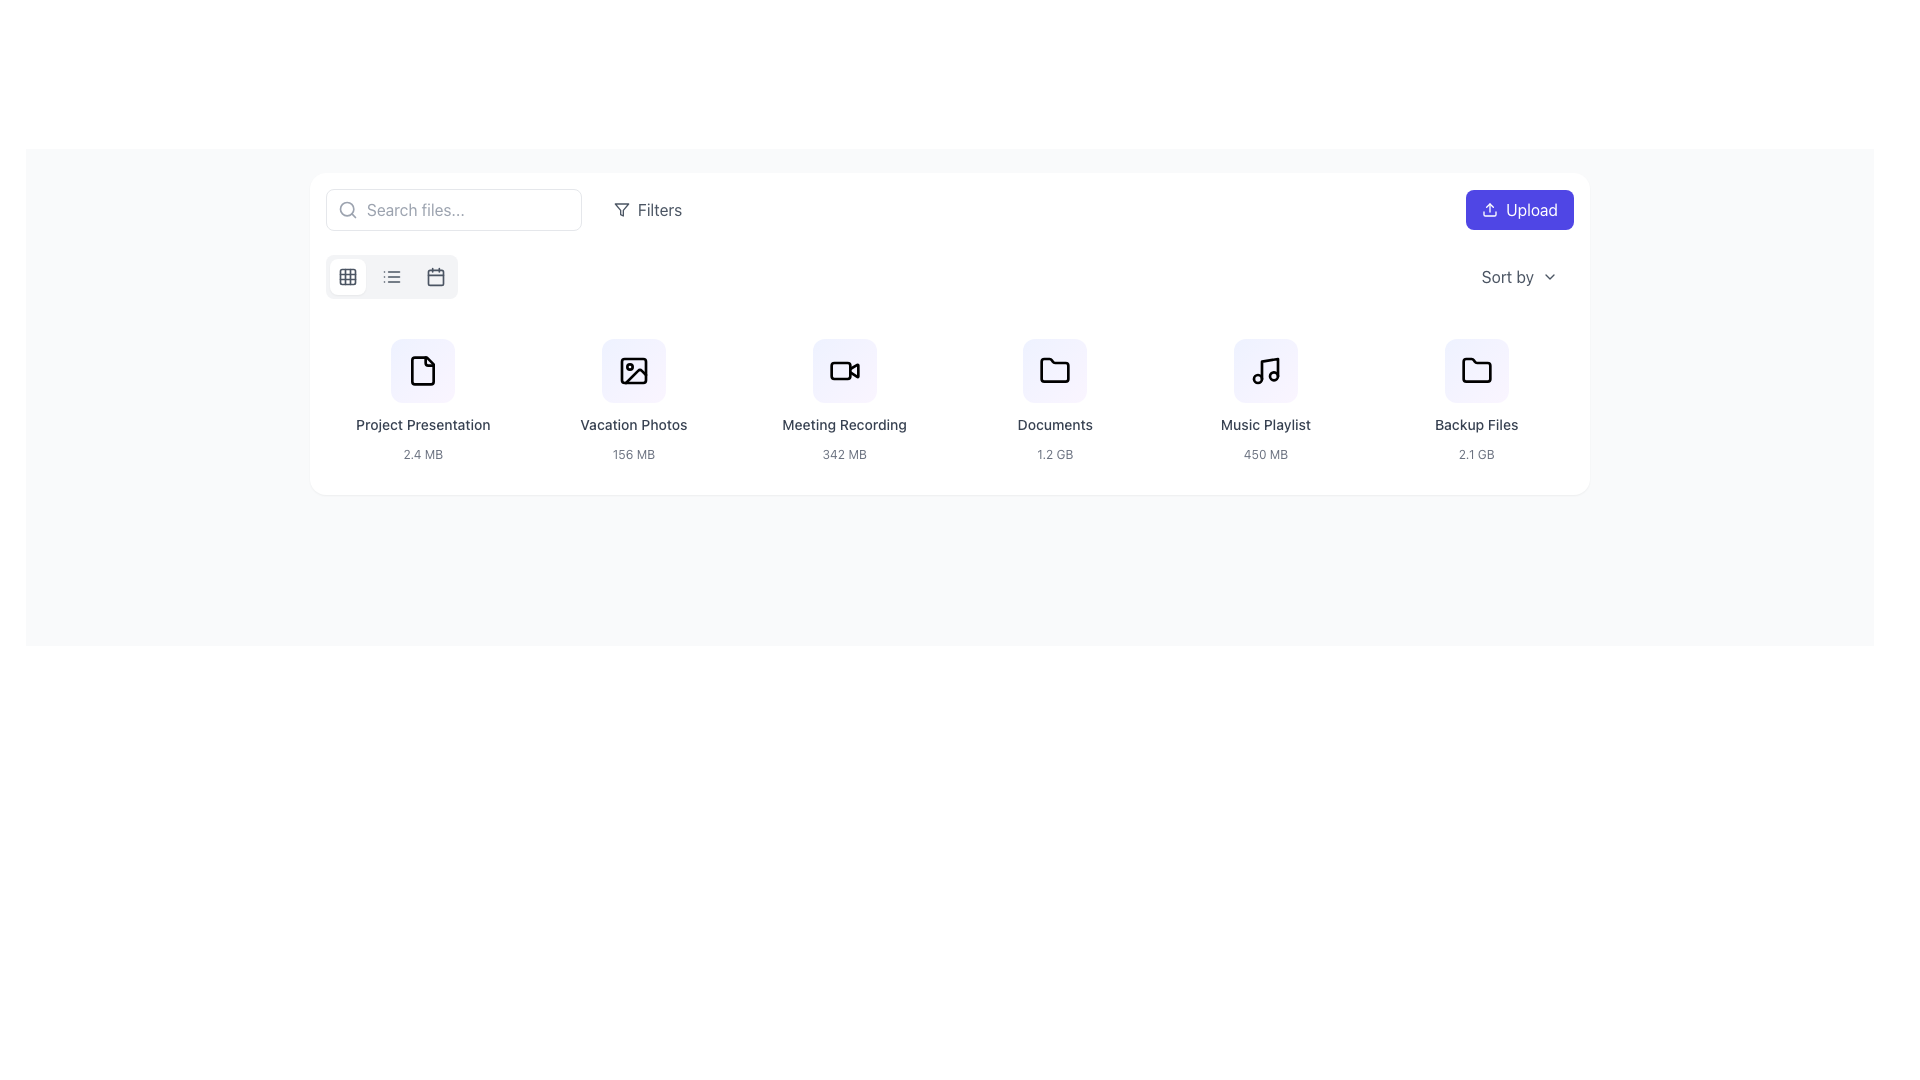  Describe the element at coordinates (1476, 370) in the screenshot. I see `the folder icon with a black outline and gradient background labeled 'Backup Files'` at that location.